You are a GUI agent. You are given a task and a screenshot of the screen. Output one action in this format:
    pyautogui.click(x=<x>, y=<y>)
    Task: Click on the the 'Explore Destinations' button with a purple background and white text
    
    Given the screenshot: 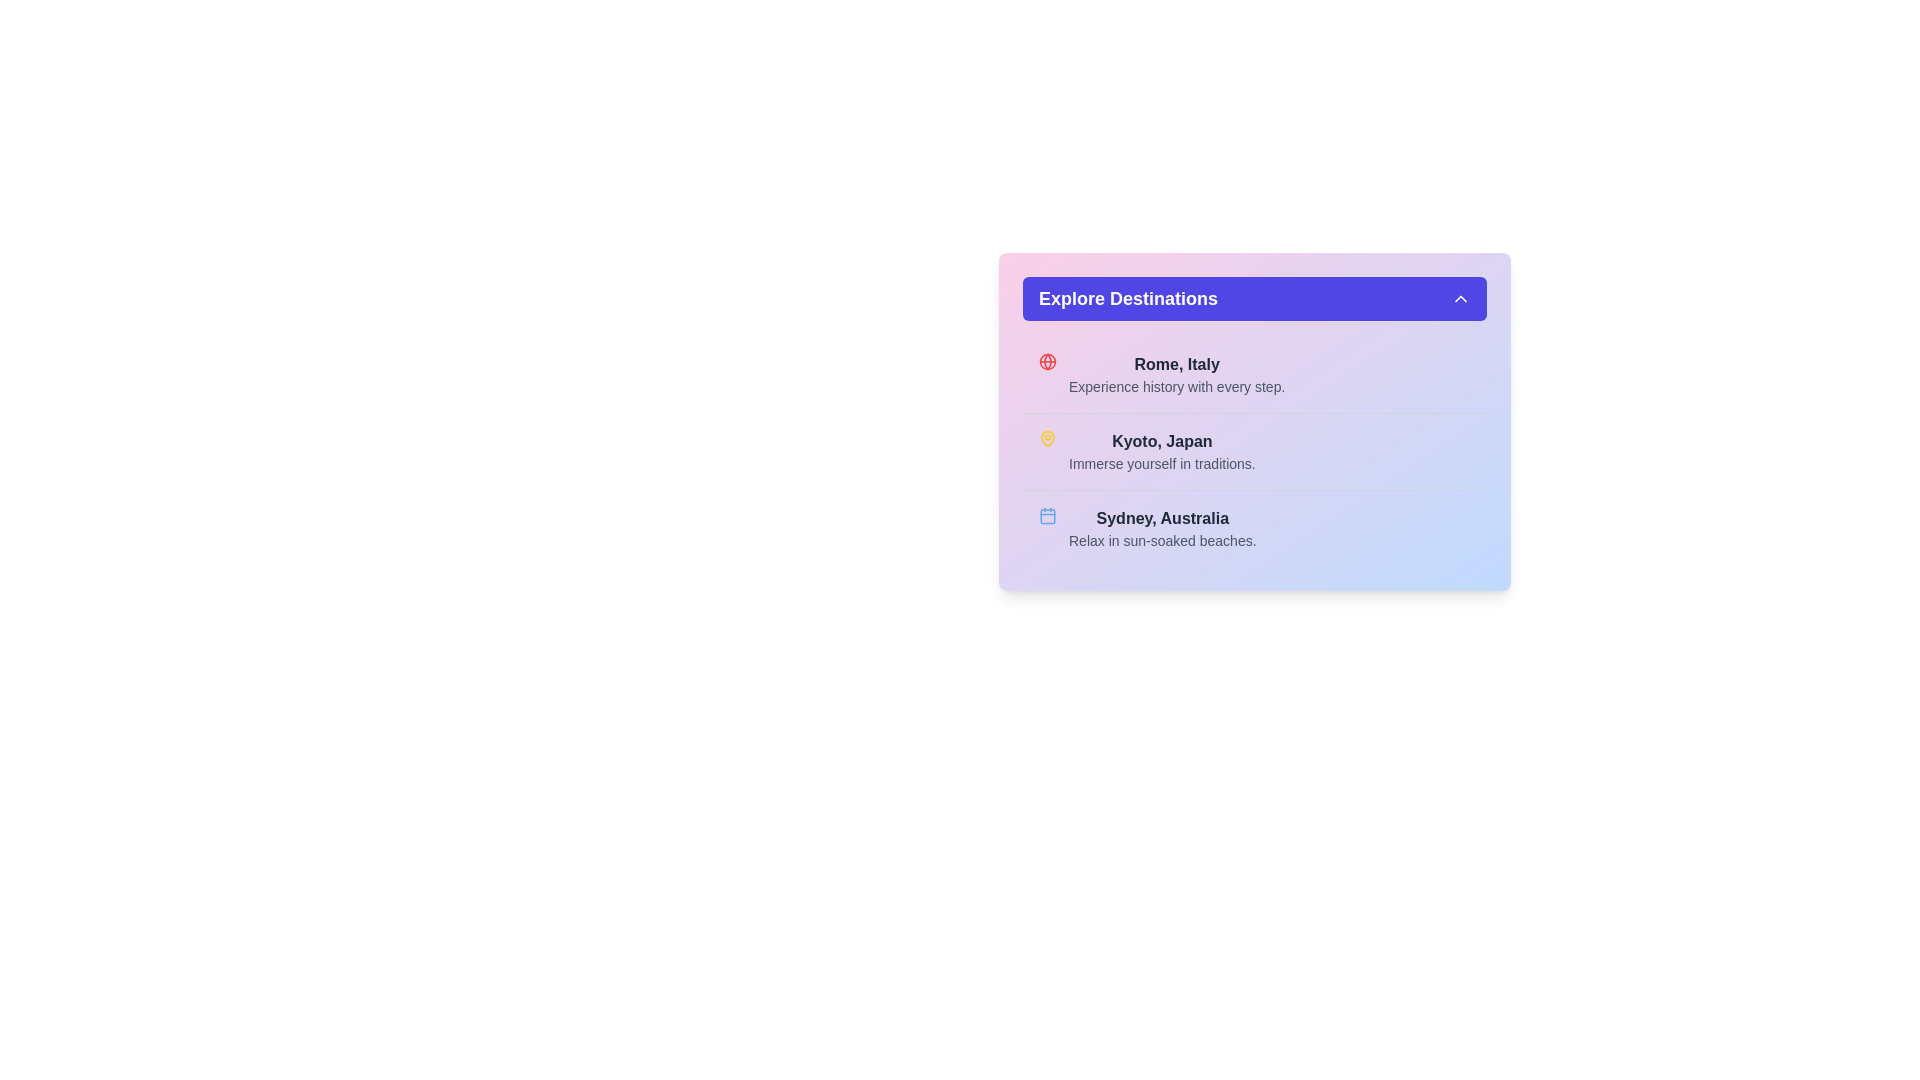 What is the action you would take?
    pyautogui.click(x=1253, y=299)
    